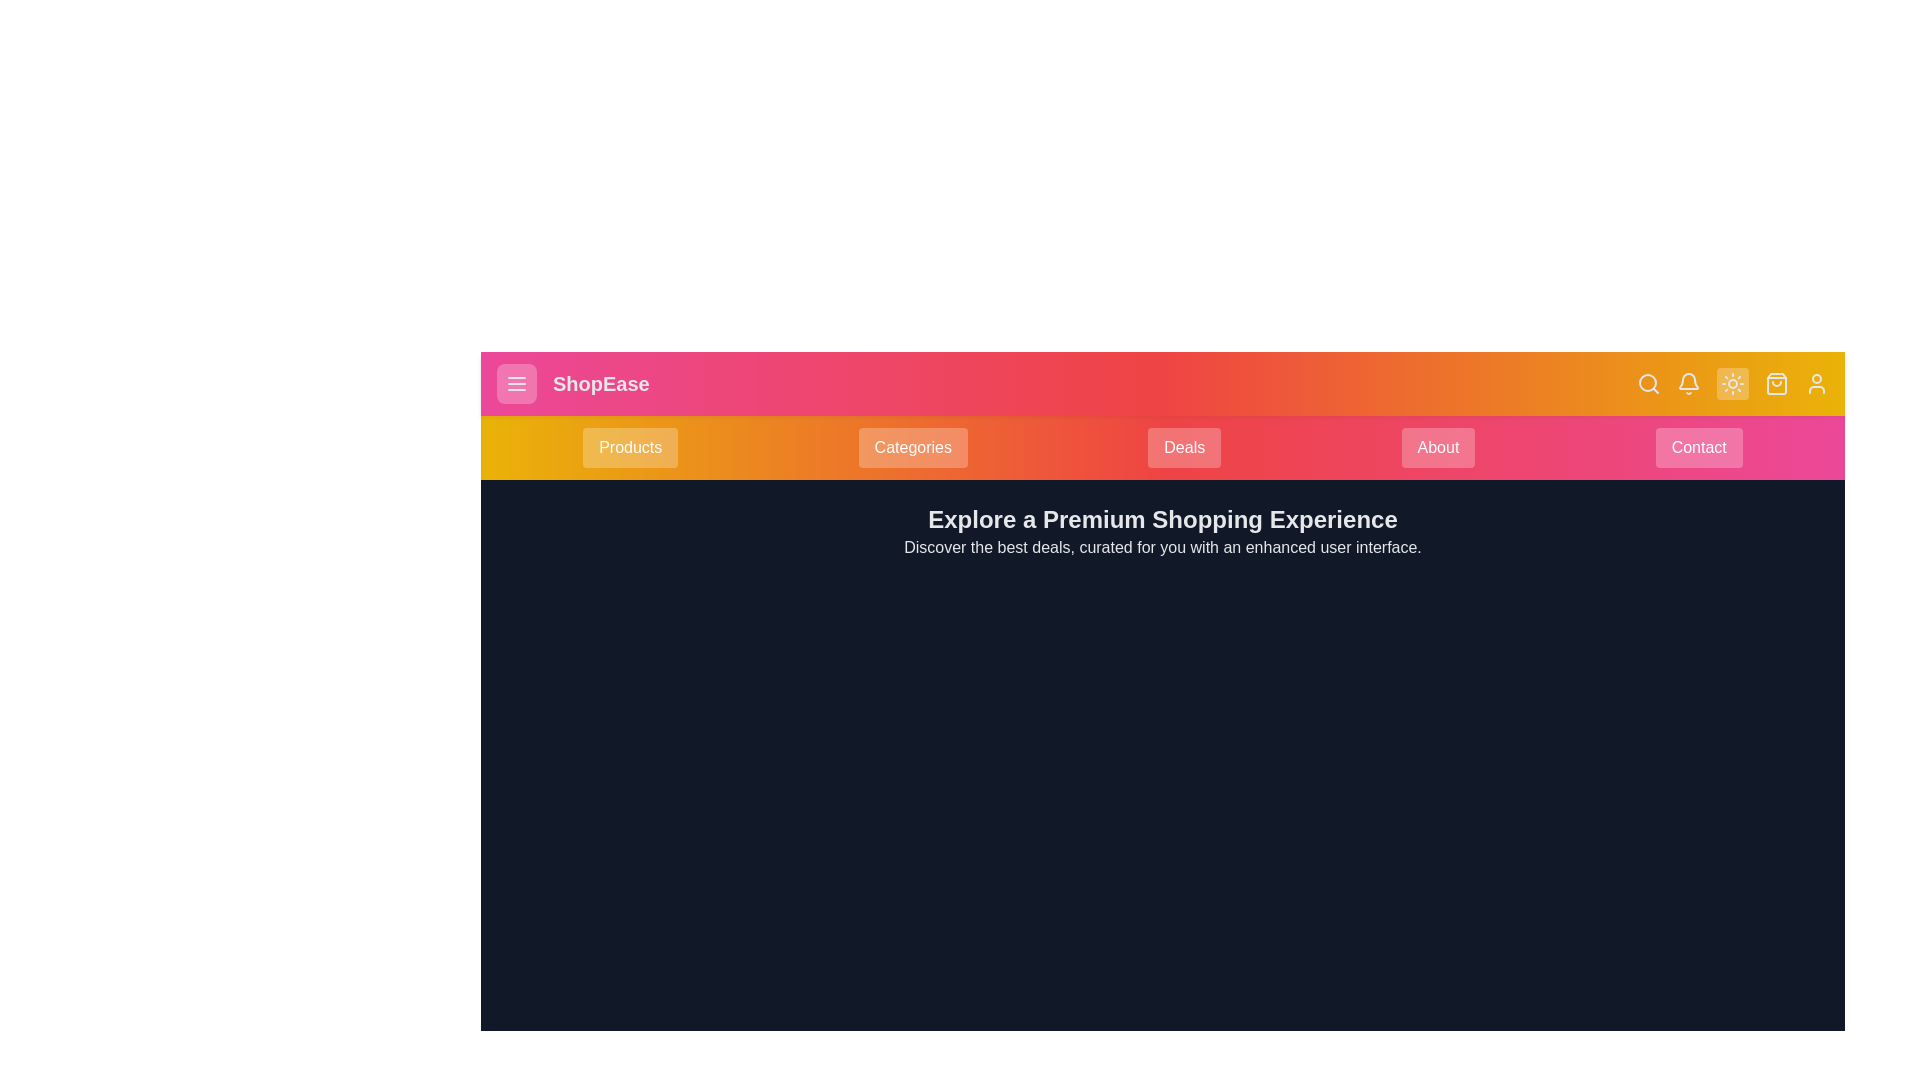  I want to click on the Products button in the navigation bar to navigate to the respective section, so click(628, 446).